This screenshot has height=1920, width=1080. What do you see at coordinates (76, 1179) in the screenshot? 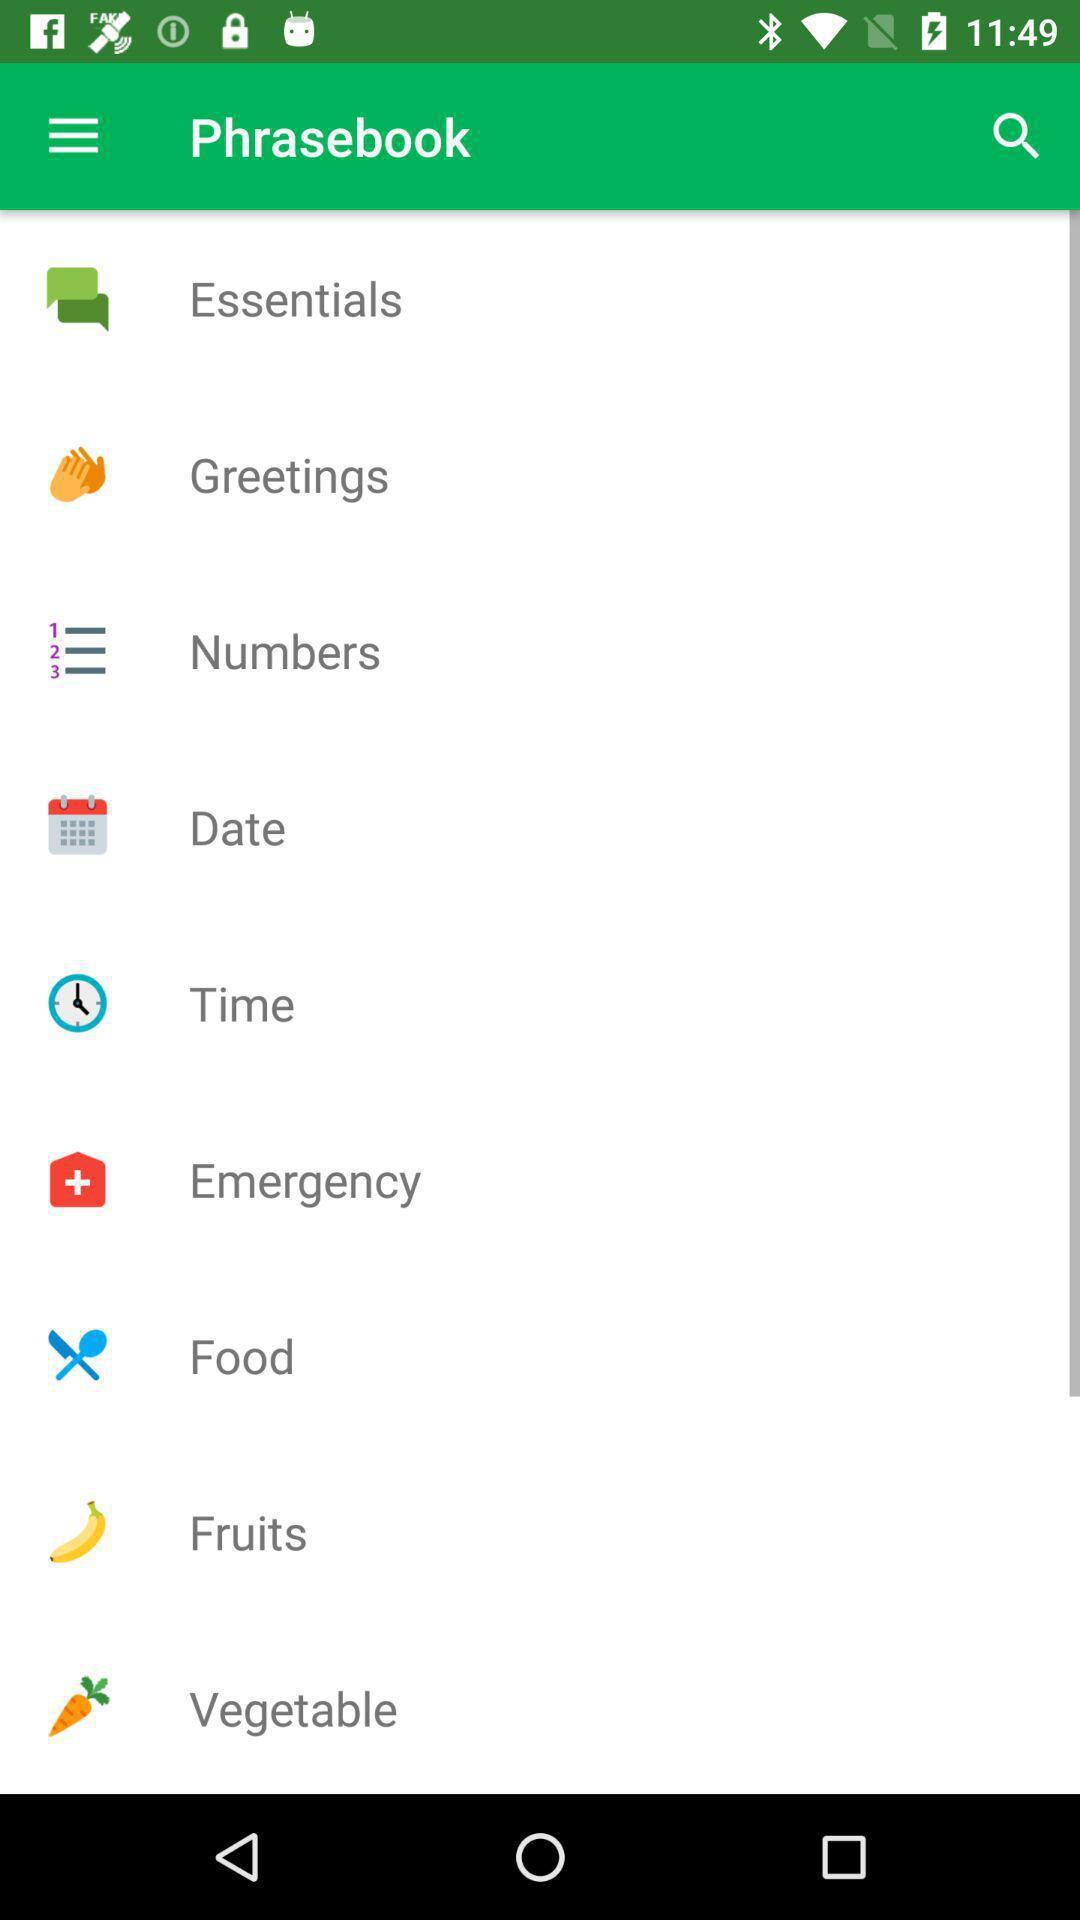
I see `emergency category` at bounding box center [76, 1179].